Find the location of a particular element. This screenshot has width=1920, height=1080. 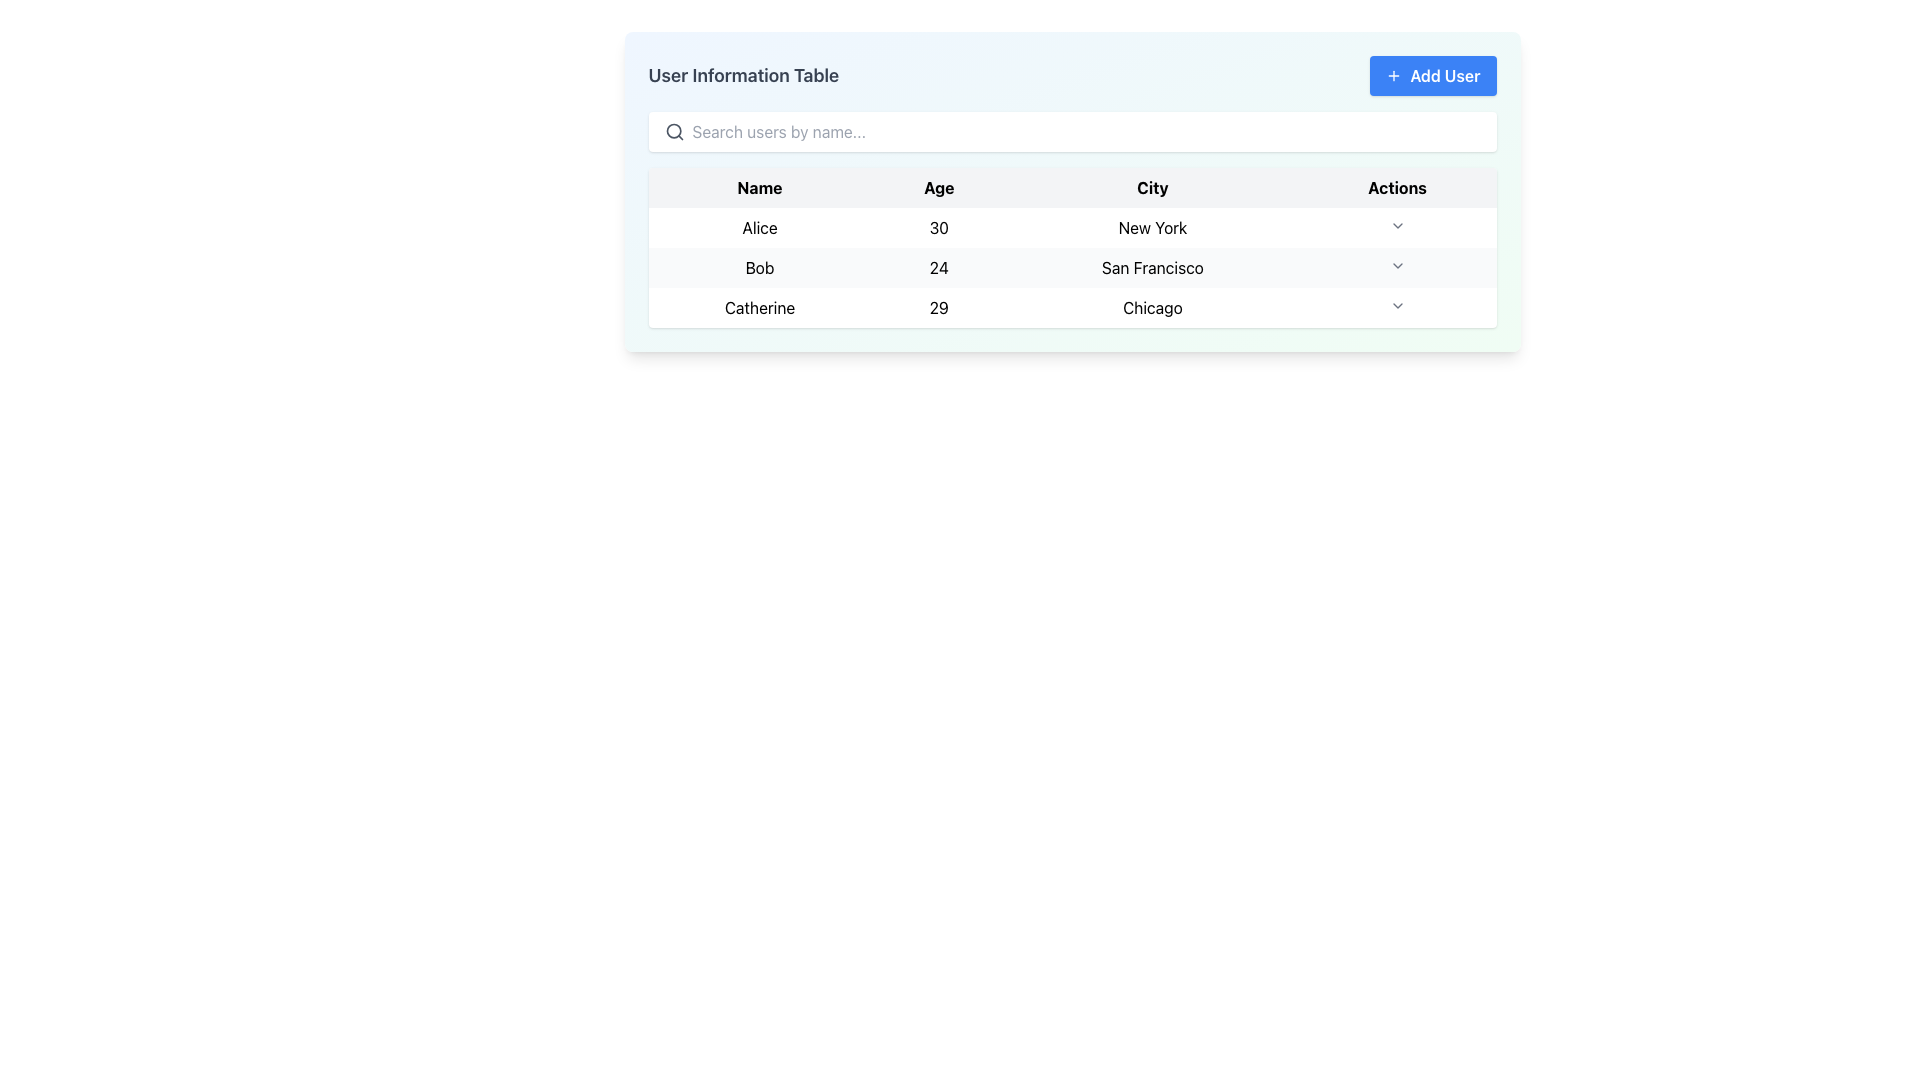

the text label displaying the number '30', which represents Alice's age in the table row is located at coordinates (938, 226).